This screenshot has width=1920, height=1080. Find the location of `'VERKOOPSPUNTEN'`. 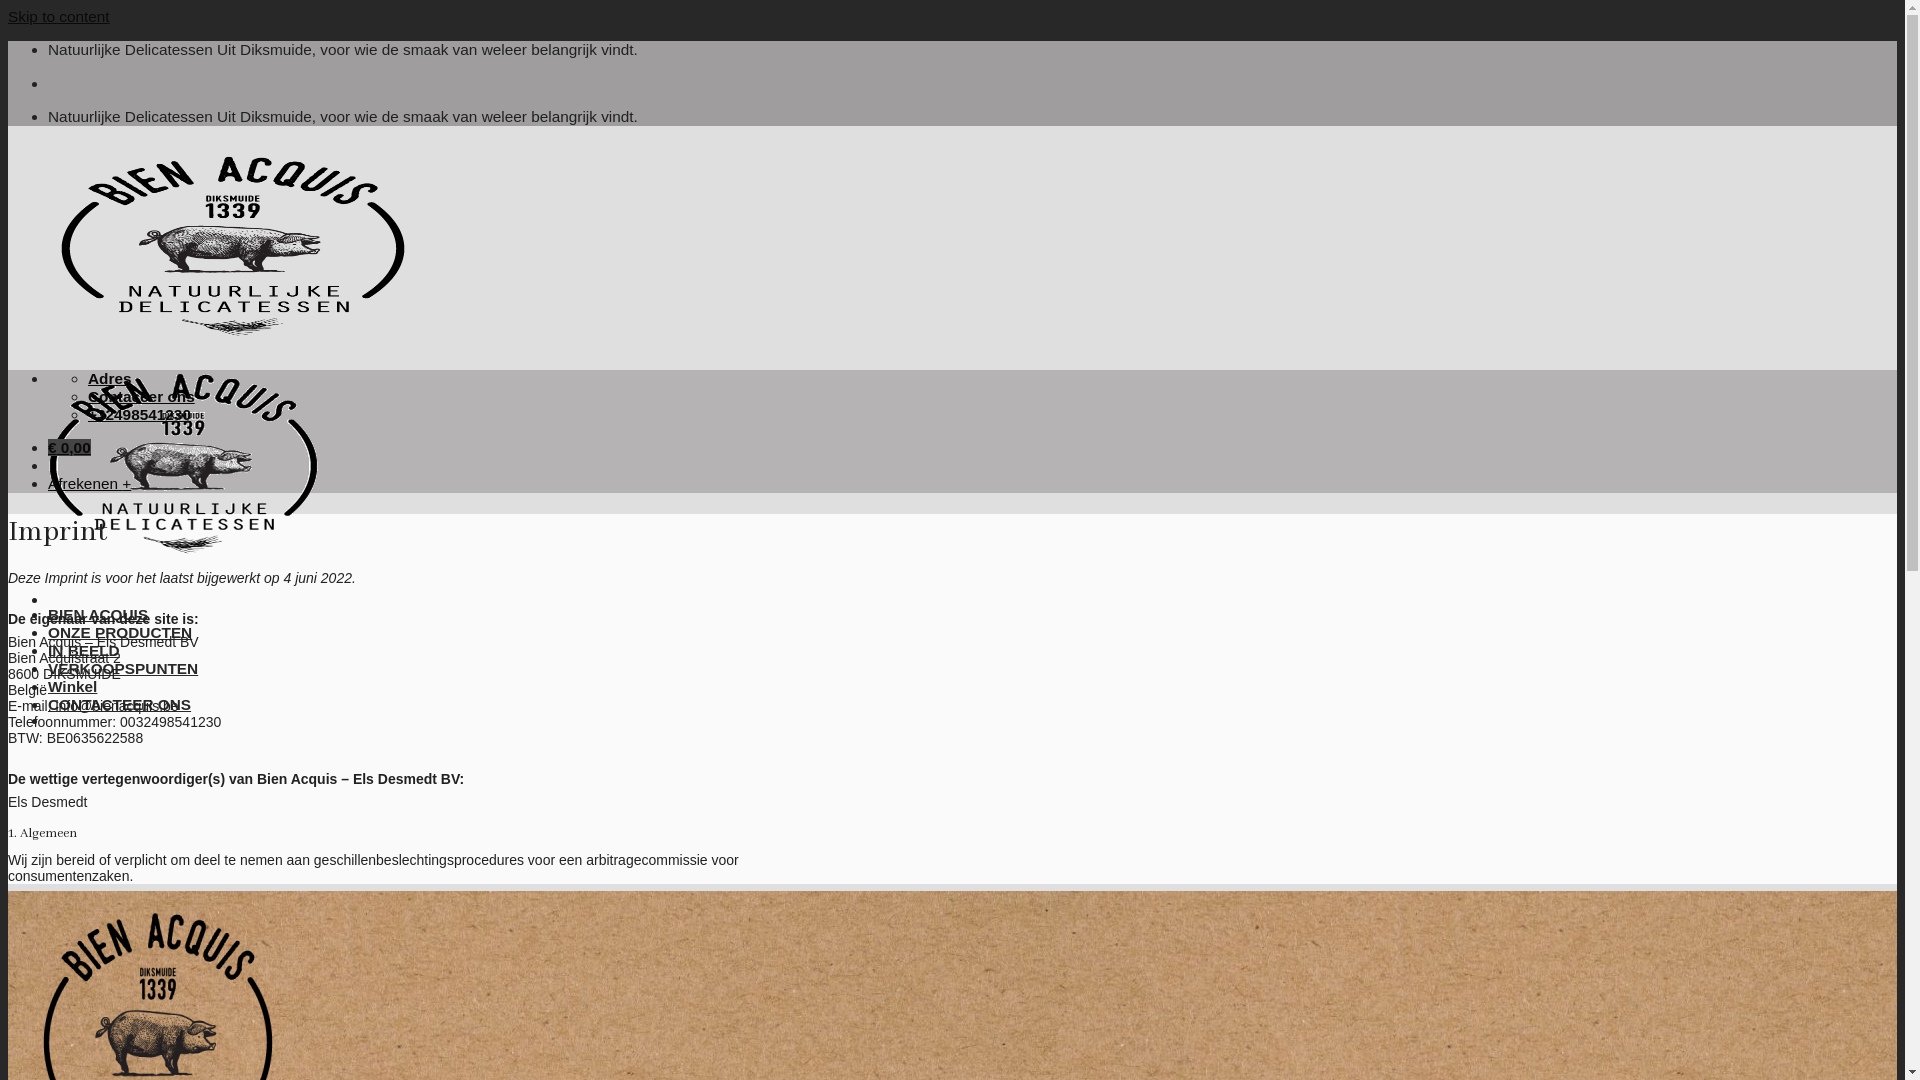

'VERKOOPSPUNTEN' is located at coordinates (122, 668).